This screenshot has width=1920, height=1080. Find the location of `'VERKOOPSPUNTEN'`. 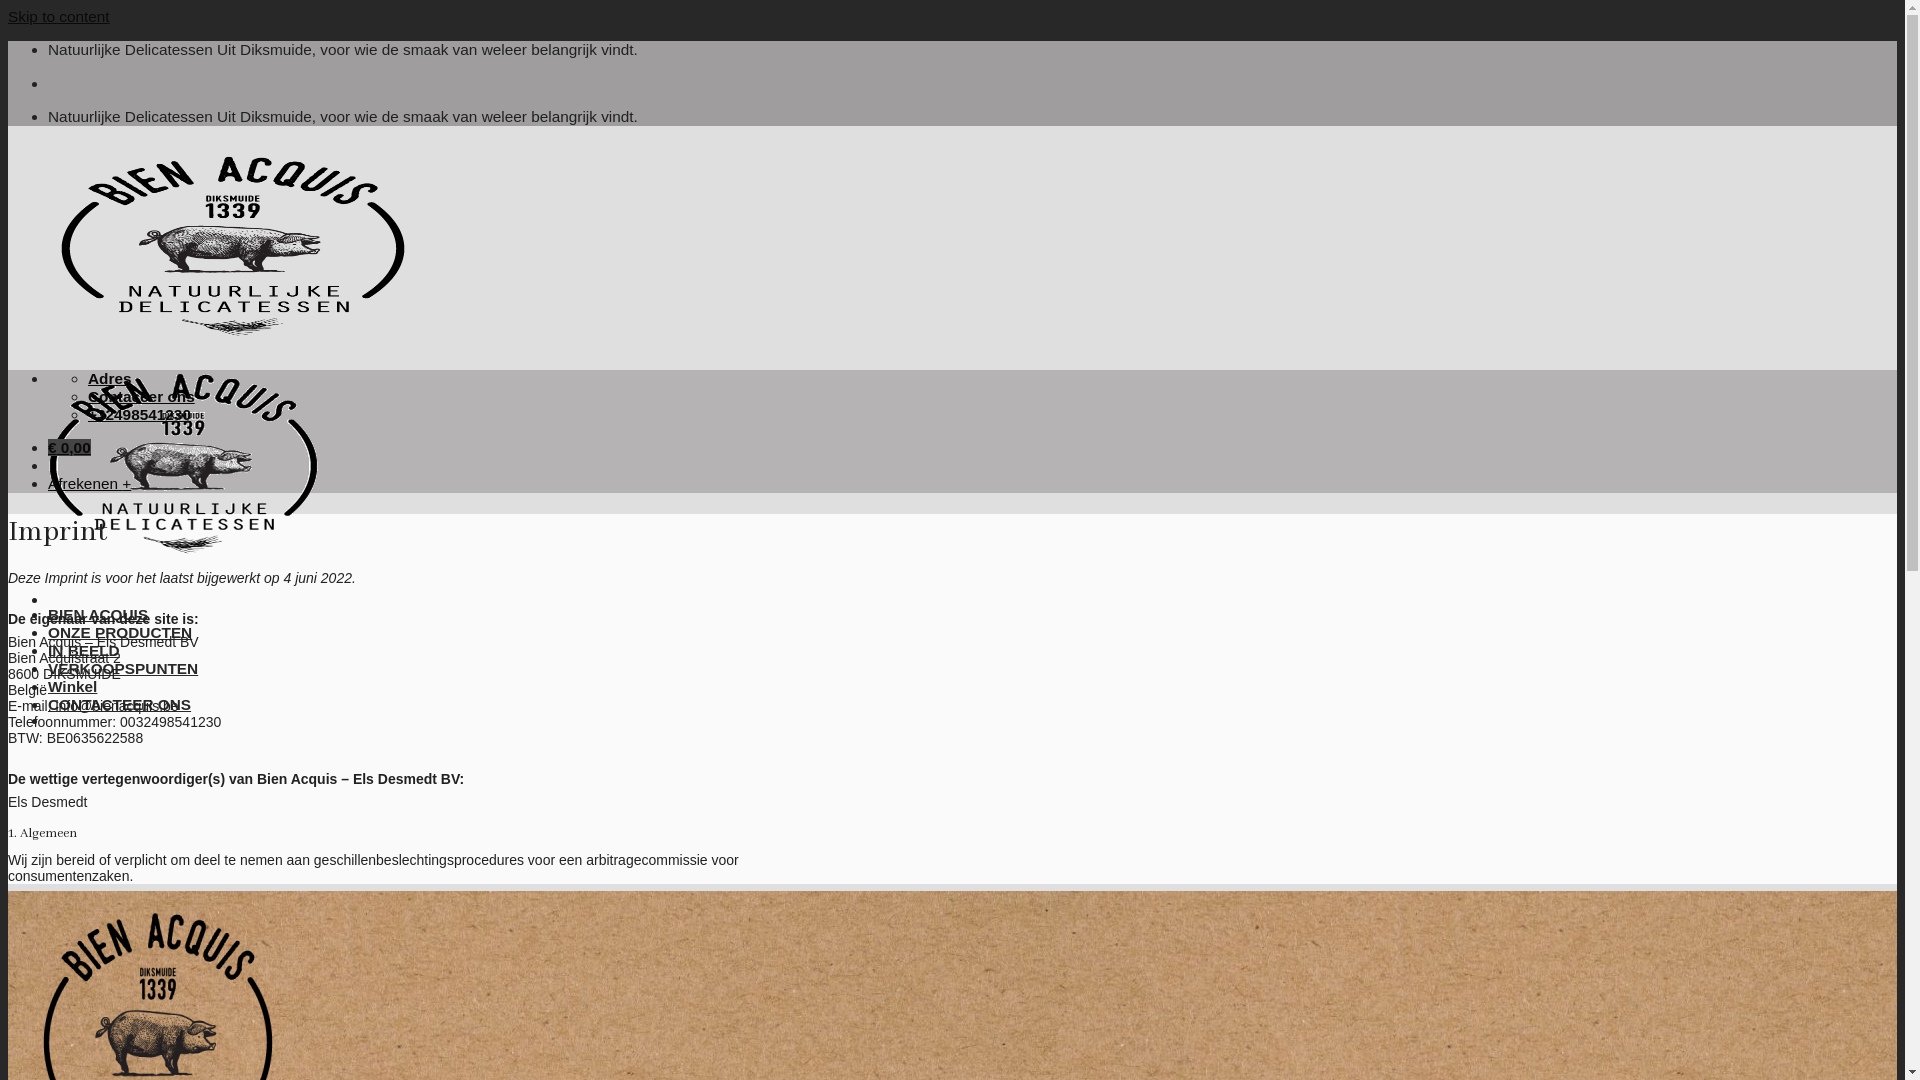

'VERKOOPSPUNTEN' is located at coordinates (122, 668).